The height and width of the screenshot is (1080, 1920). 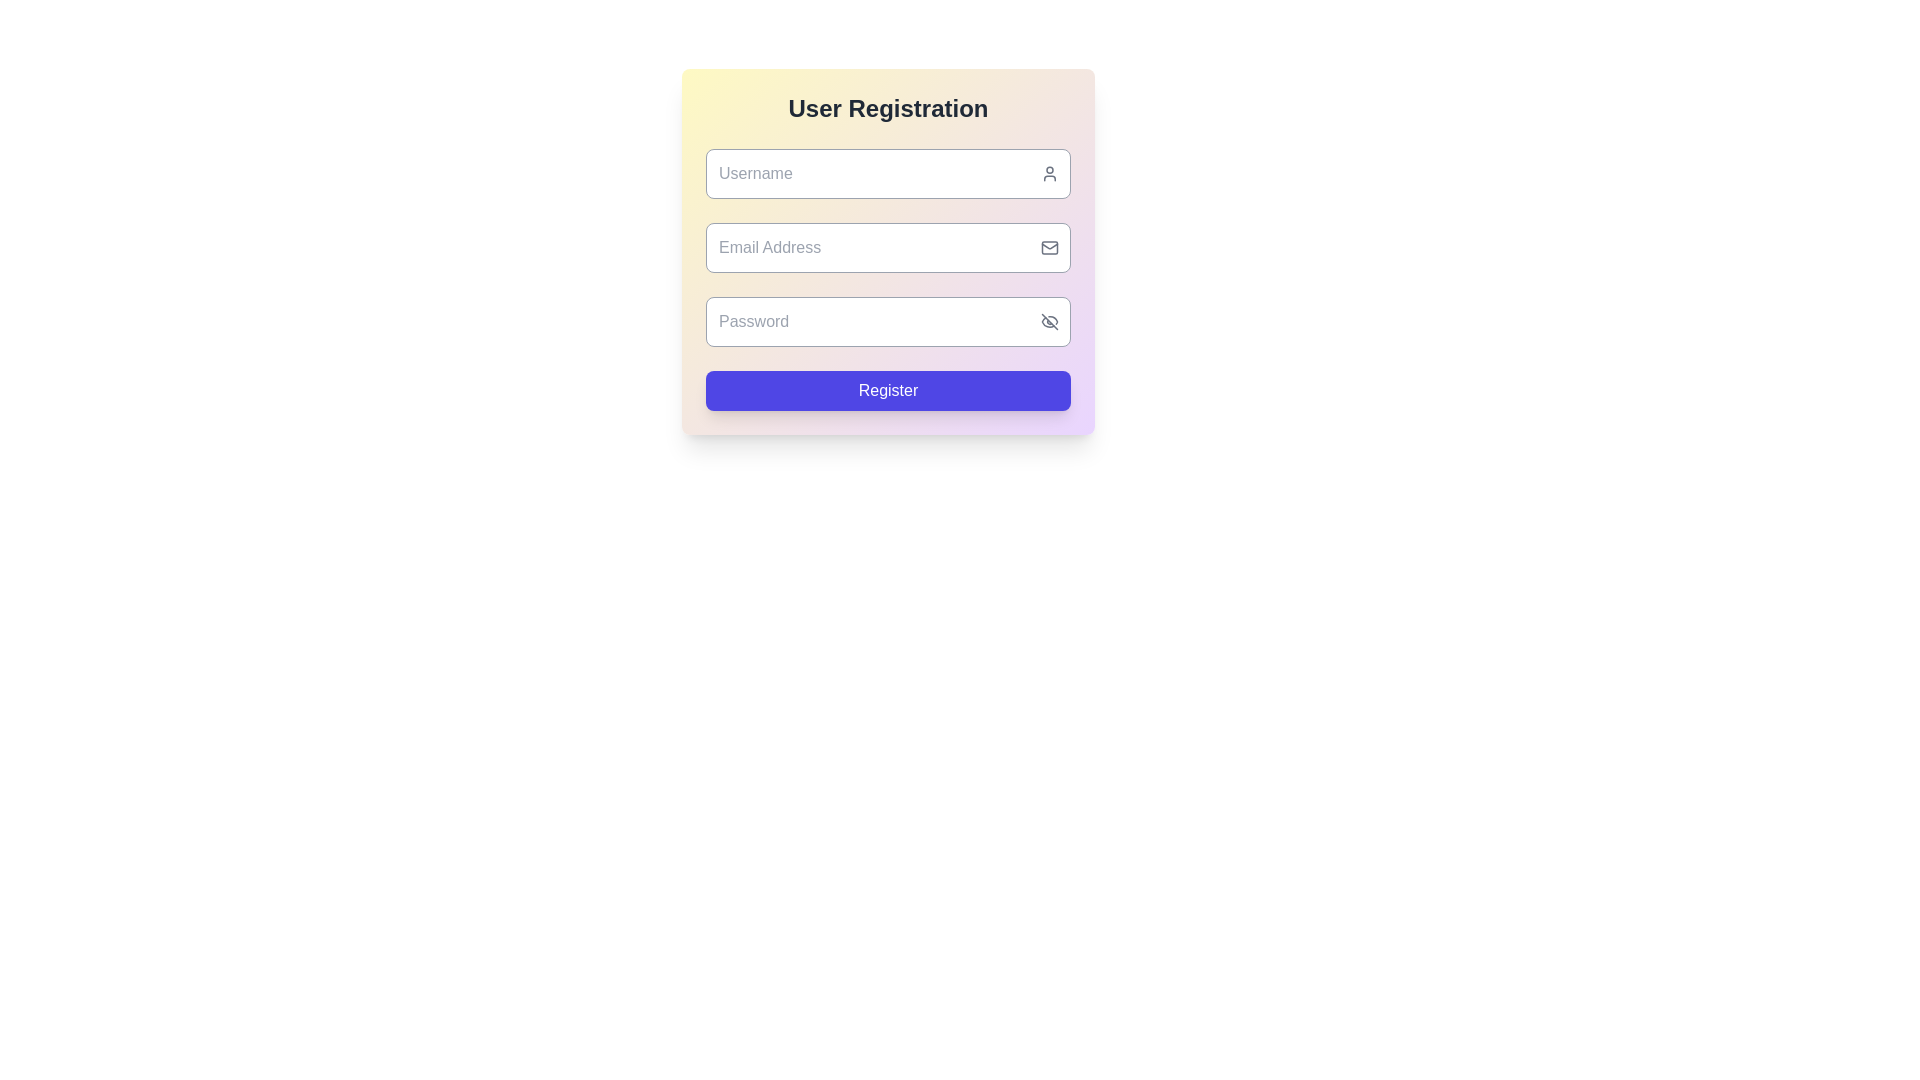 What do you see at coordinates (887, 390) in the screenshot?
I see `the 'Register' button, which is a rectangular button with a purple background and white text, located at the bottom of the registration form` at bounding box center [887, 390].